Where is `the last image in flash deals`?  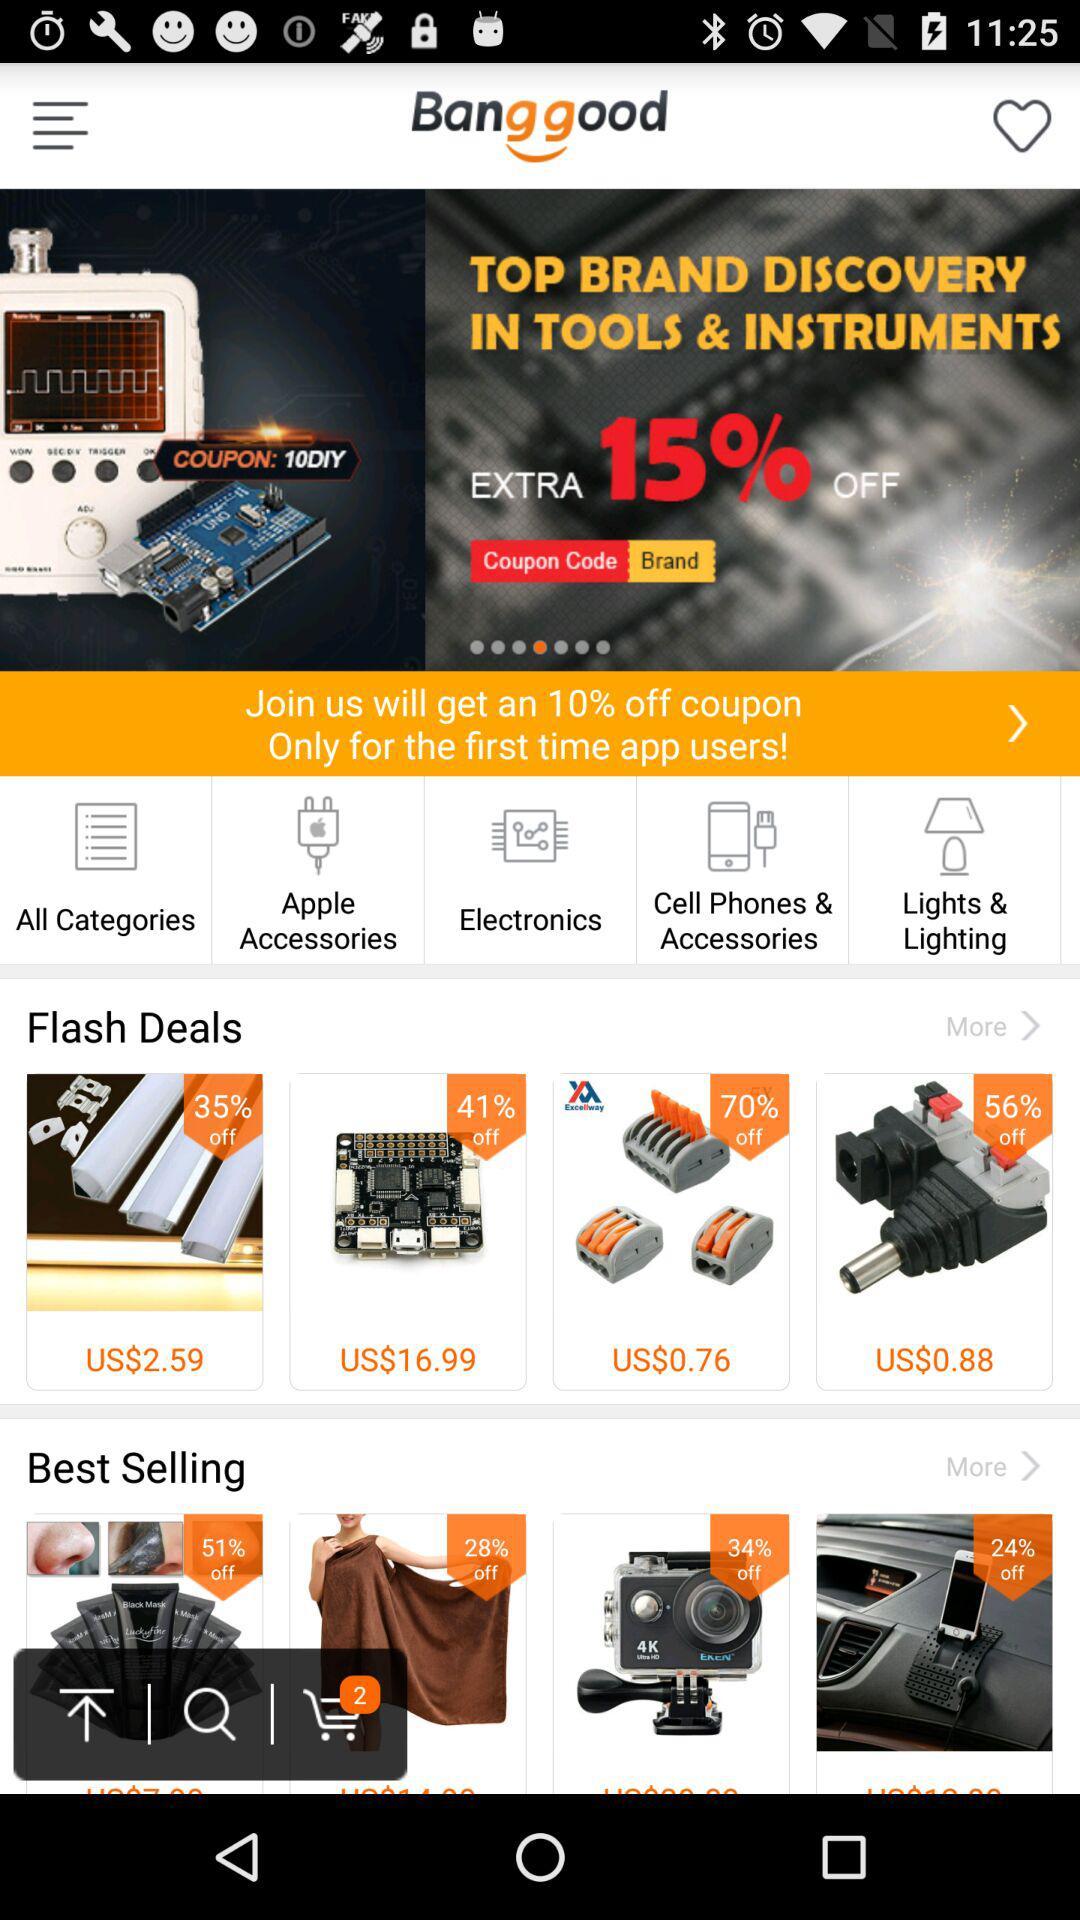
the last image in flash deals is located at coordinates (934, 1192).